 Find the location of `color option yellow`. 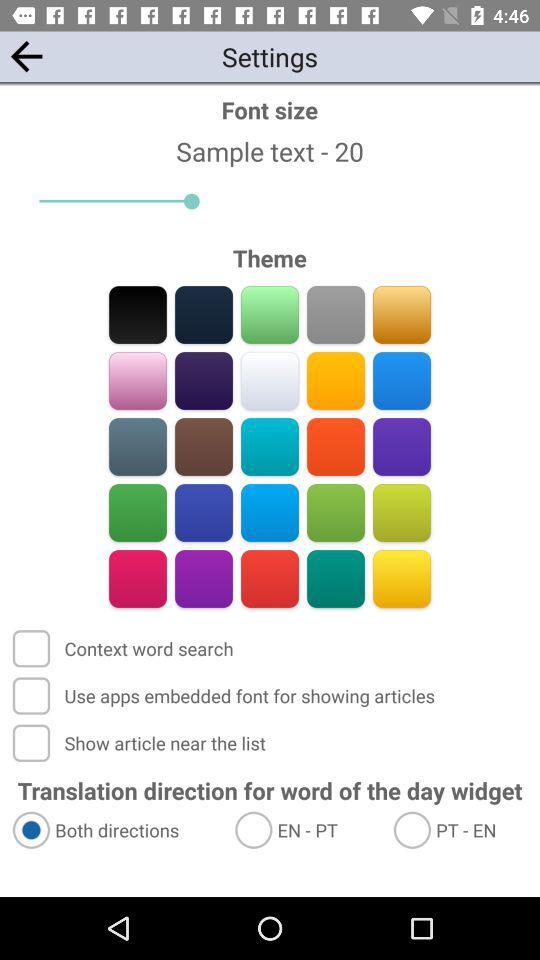

color option yellow is located at coordinates (401, 578).